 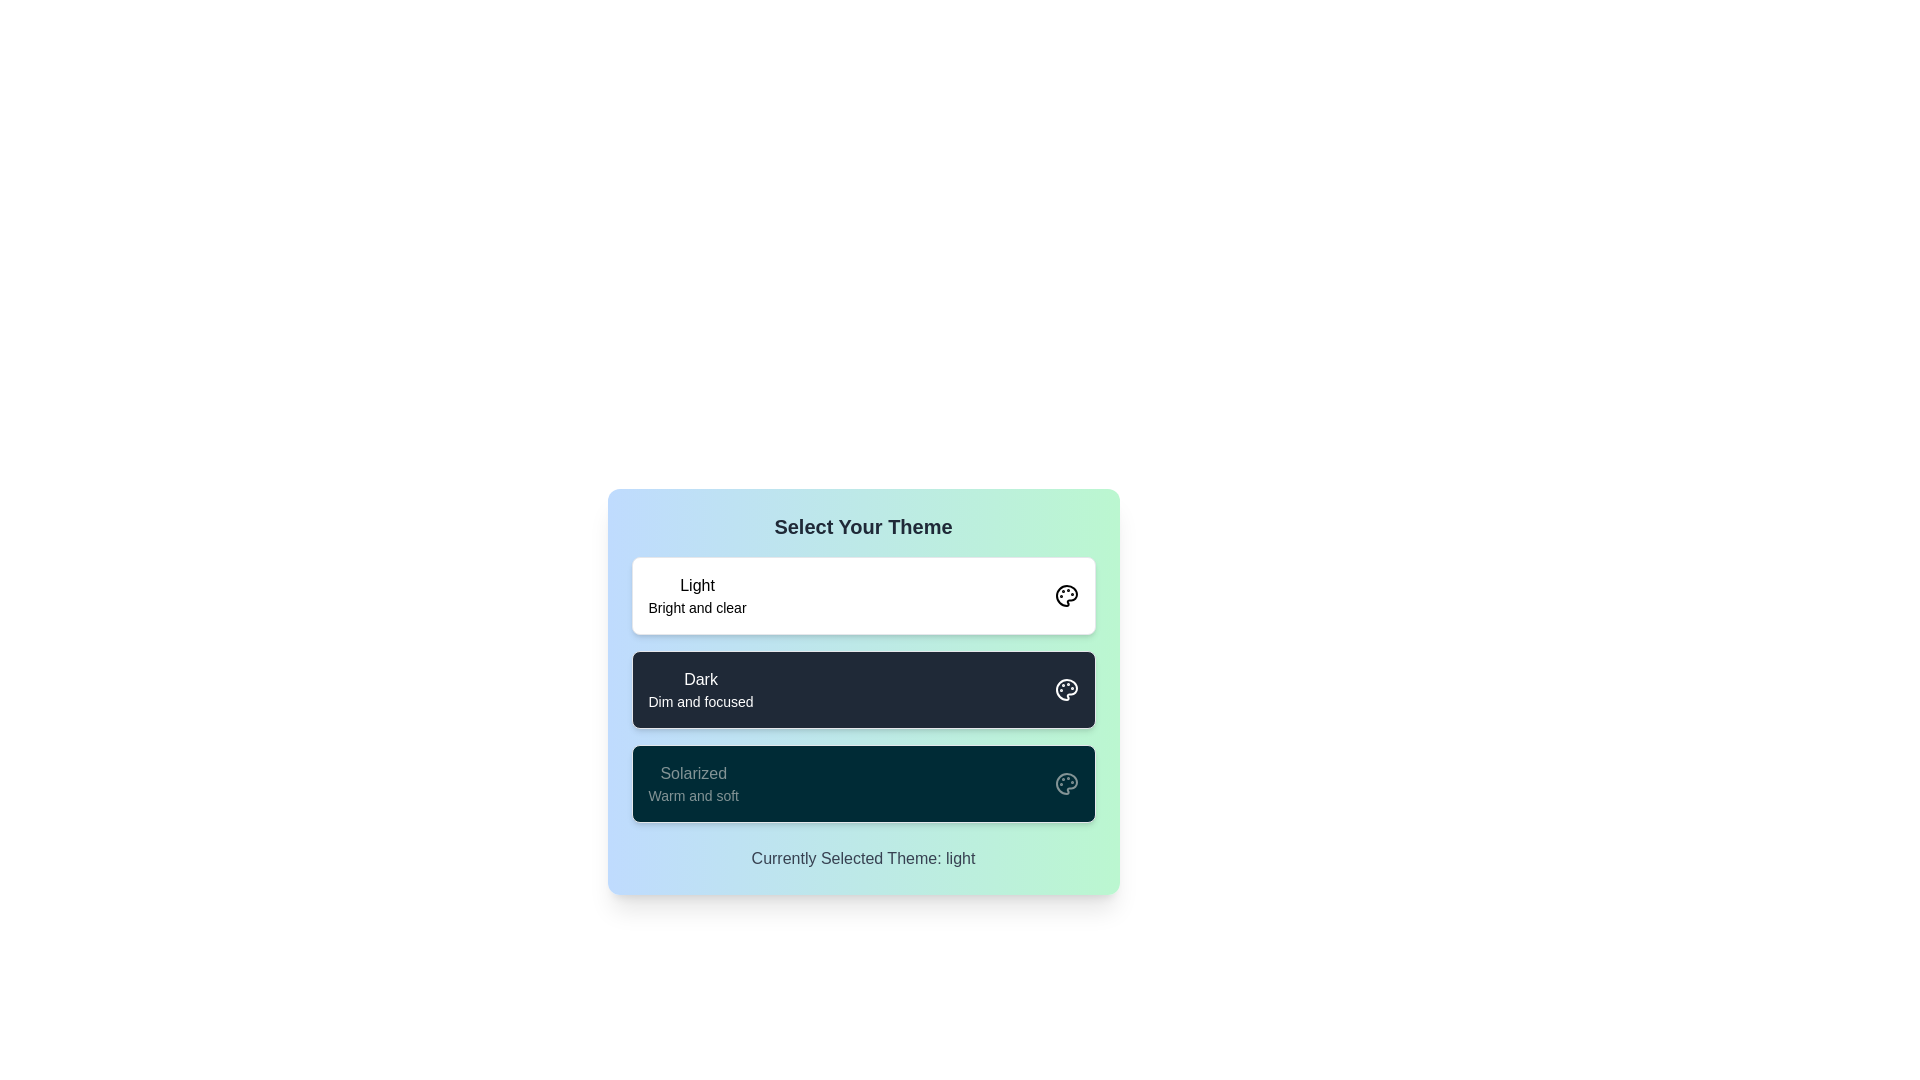 What do you see at coordinates (863, 689) in the screenshot?
I see `the theme Dark by clicking on its corresponding card` at bounding box center [863, 689].